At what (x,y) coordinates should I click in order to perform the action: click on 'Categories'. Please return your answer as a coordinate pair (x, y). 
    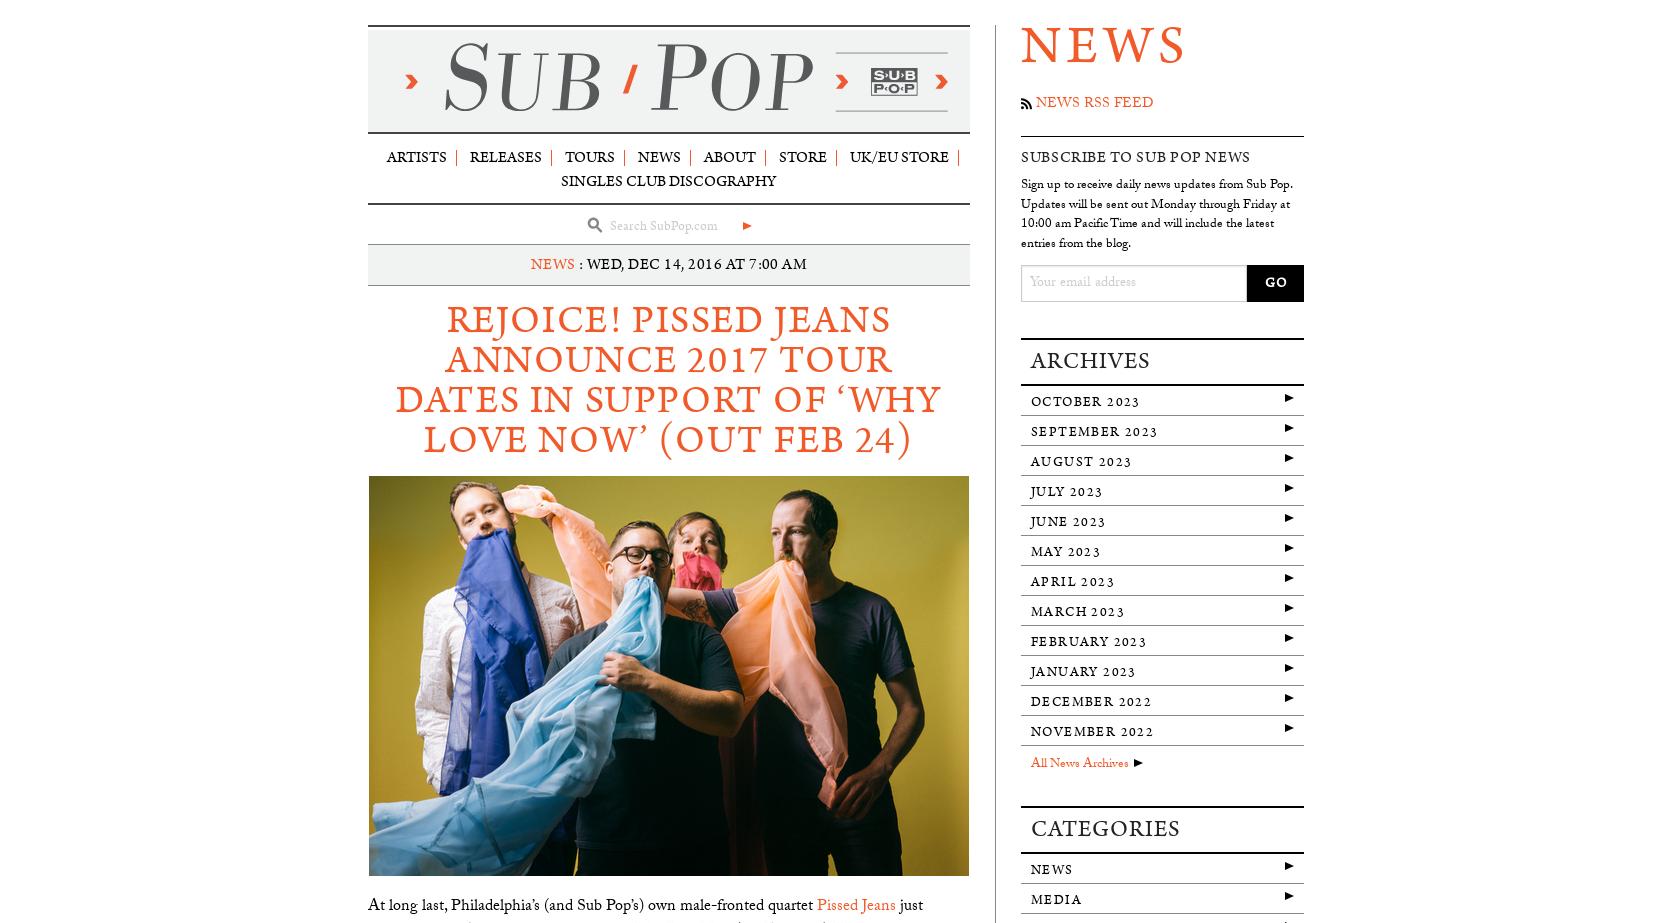
    Looking at the image, I should click on (1105, 827).